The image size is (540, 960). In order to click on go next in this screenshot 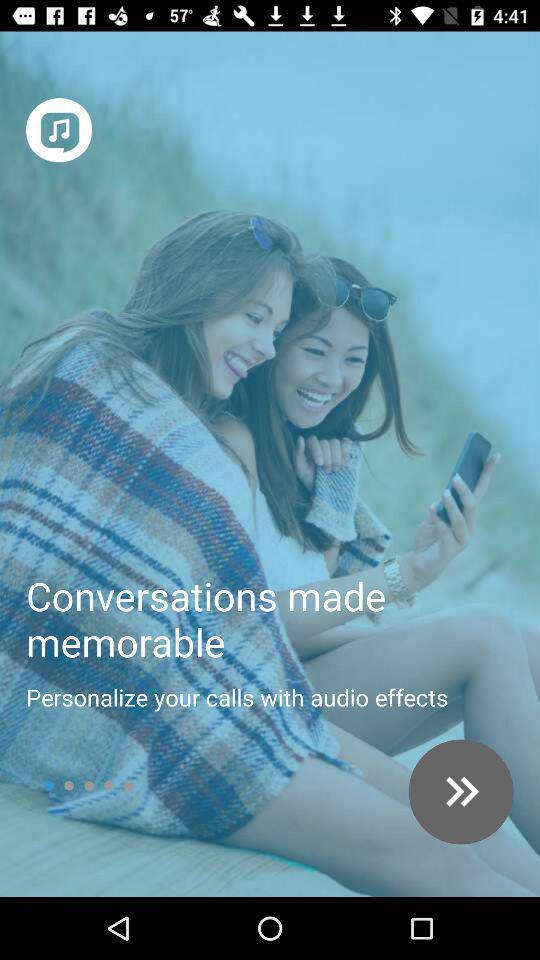, I will do `click(461, 792)`.